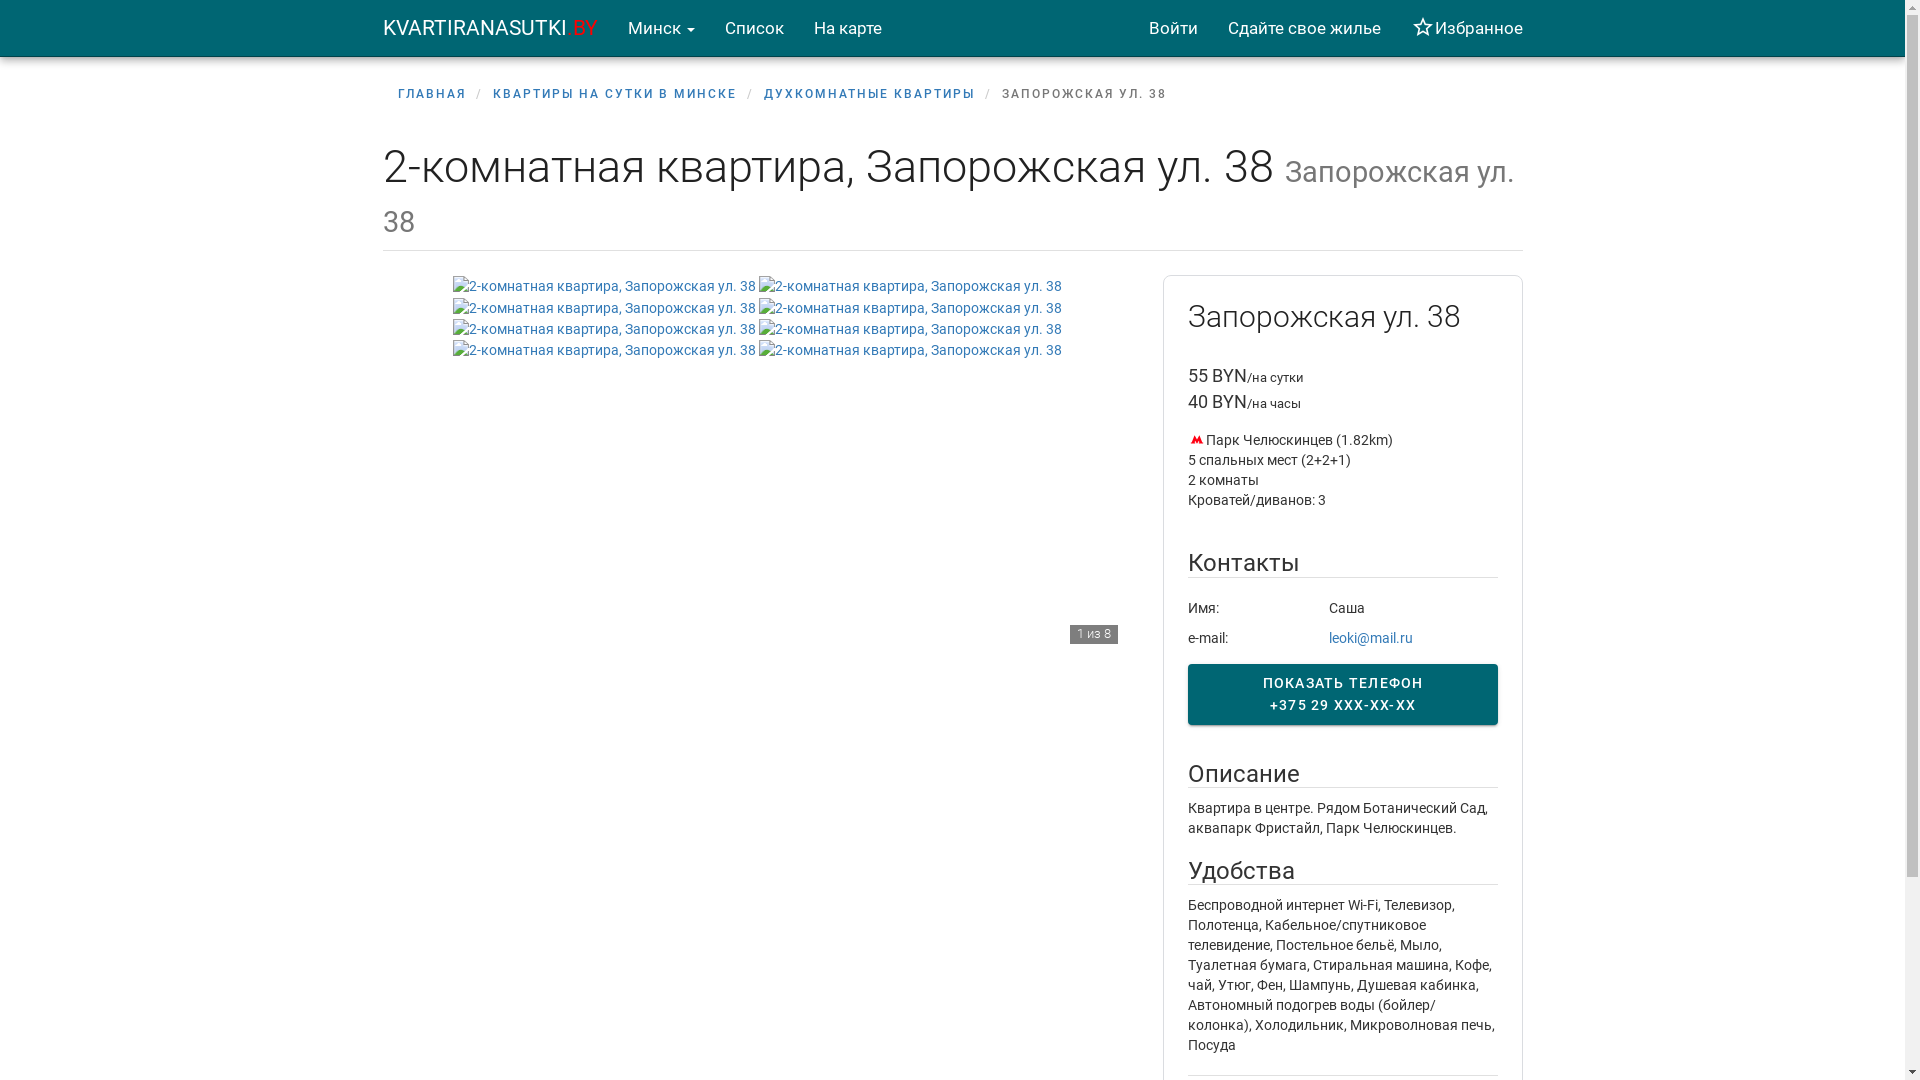  Describe the element at coordinates (490, 27) in the screenshot. I see `'KVARTIRANASUTKI.BY'` at that location.